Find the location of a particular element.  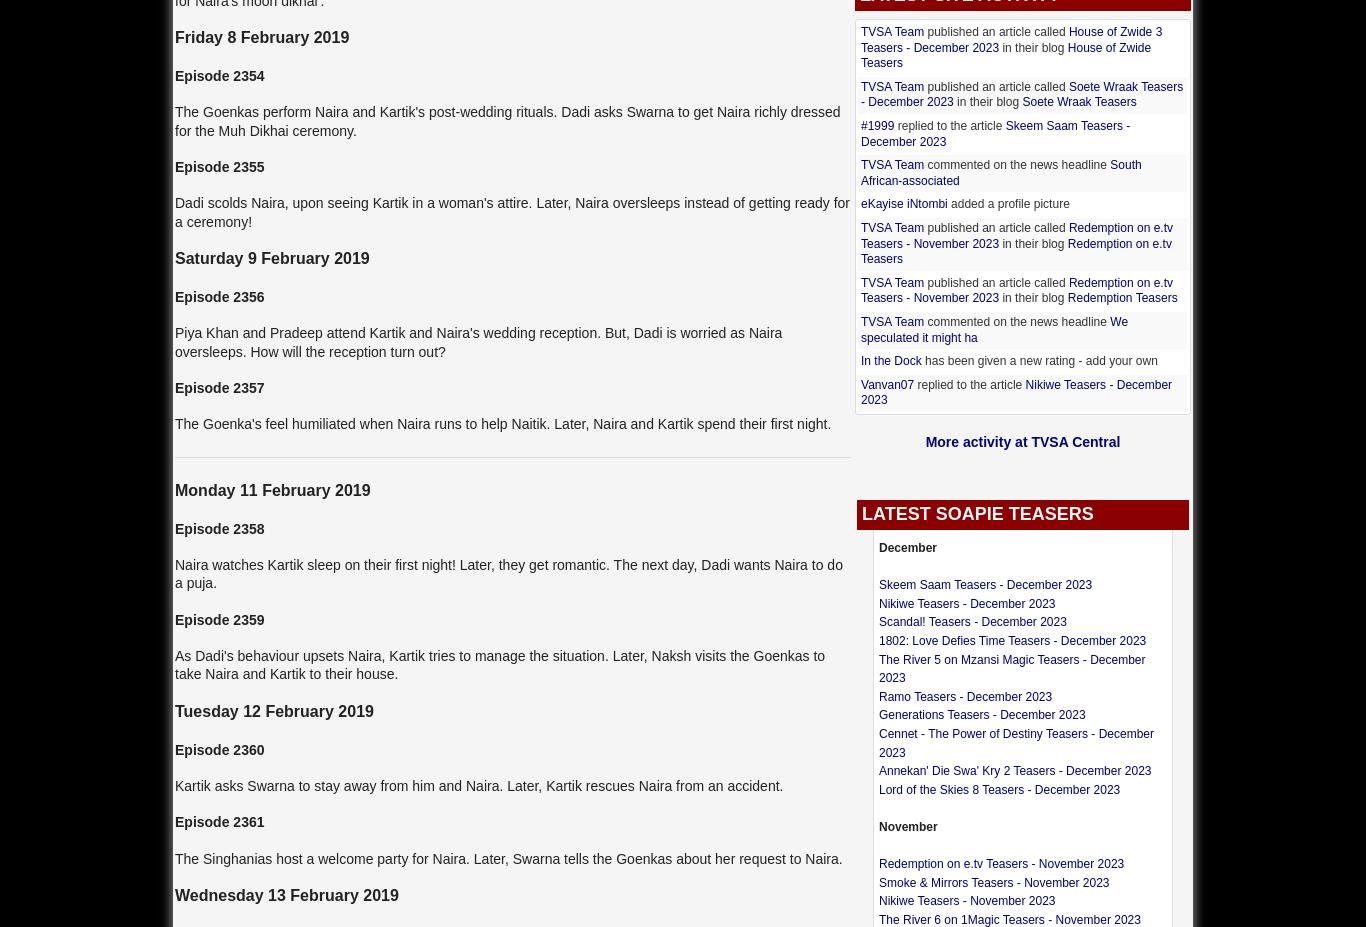

'Vanvan07' is located at coordinates (886, 382).